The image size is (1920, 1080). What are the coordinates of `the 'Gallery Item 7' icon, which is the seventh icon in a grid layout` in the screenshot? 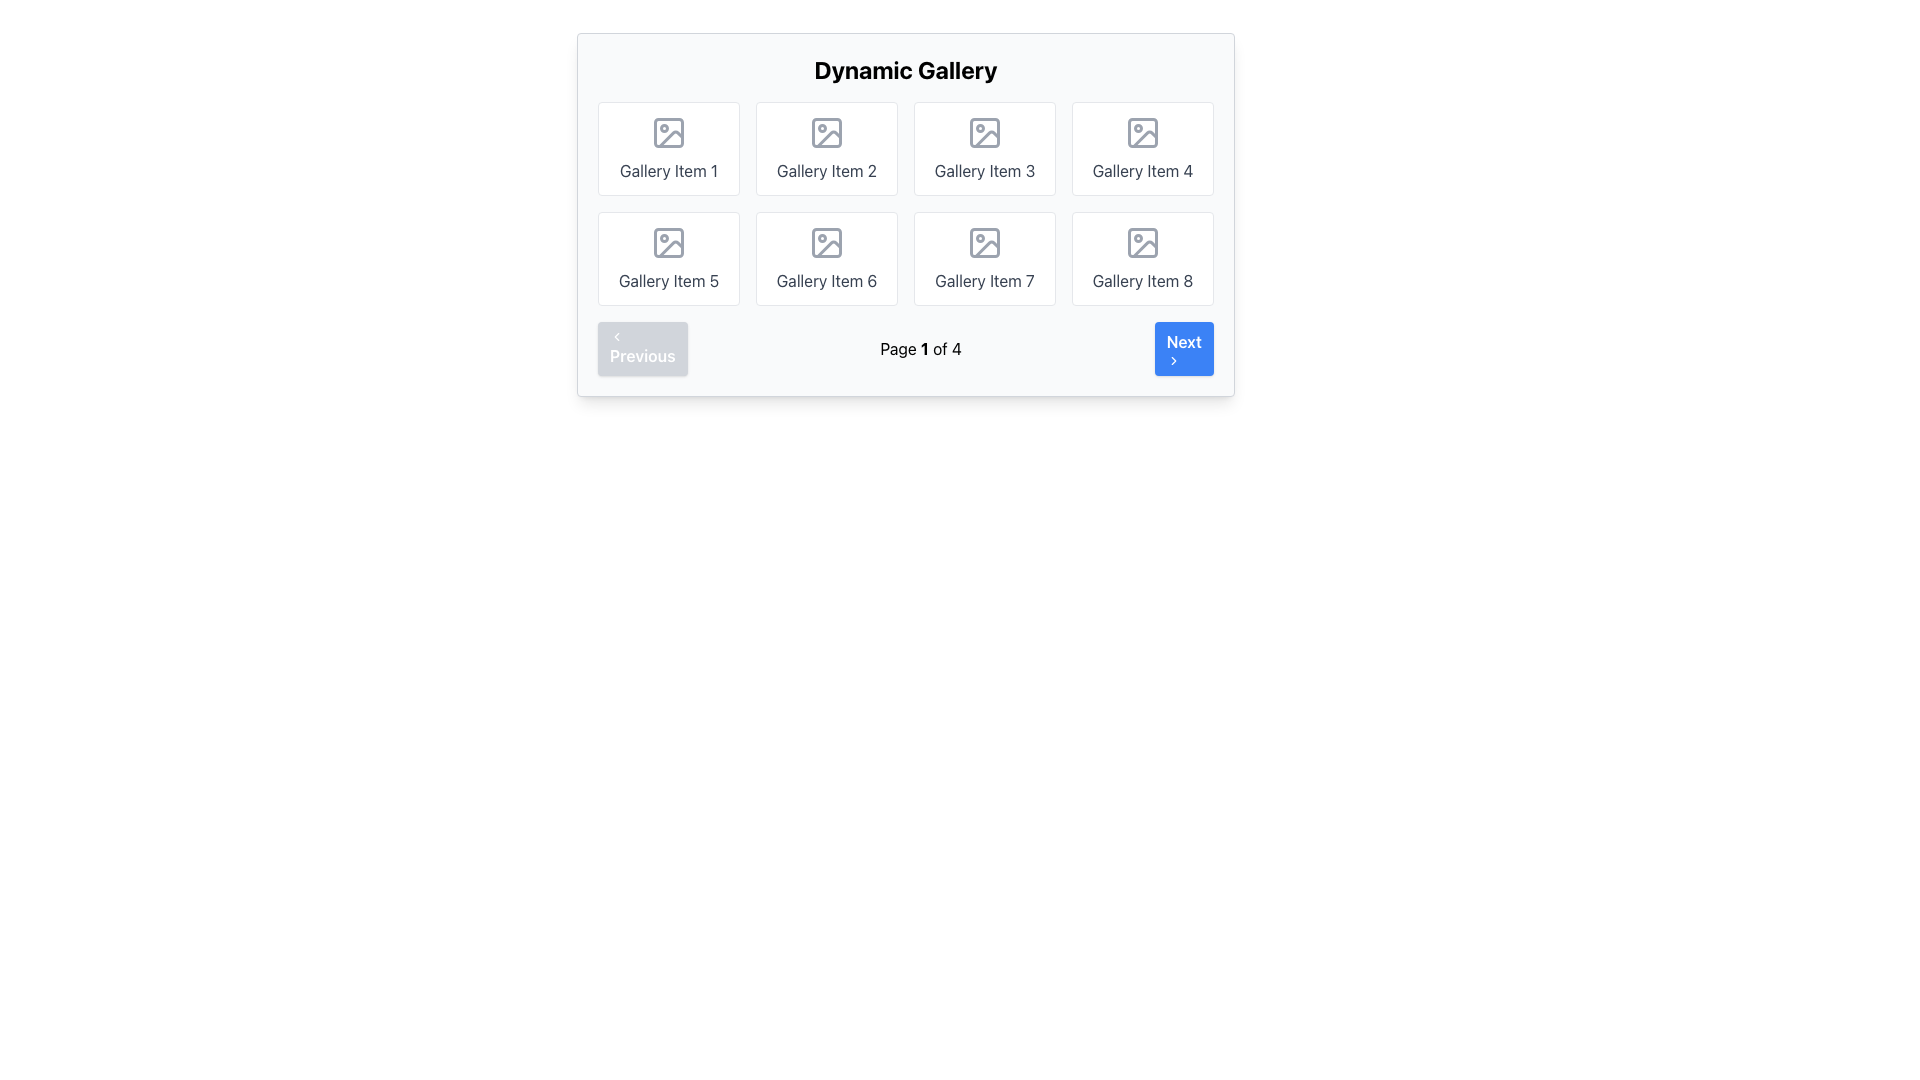 It's located at (984, 242).